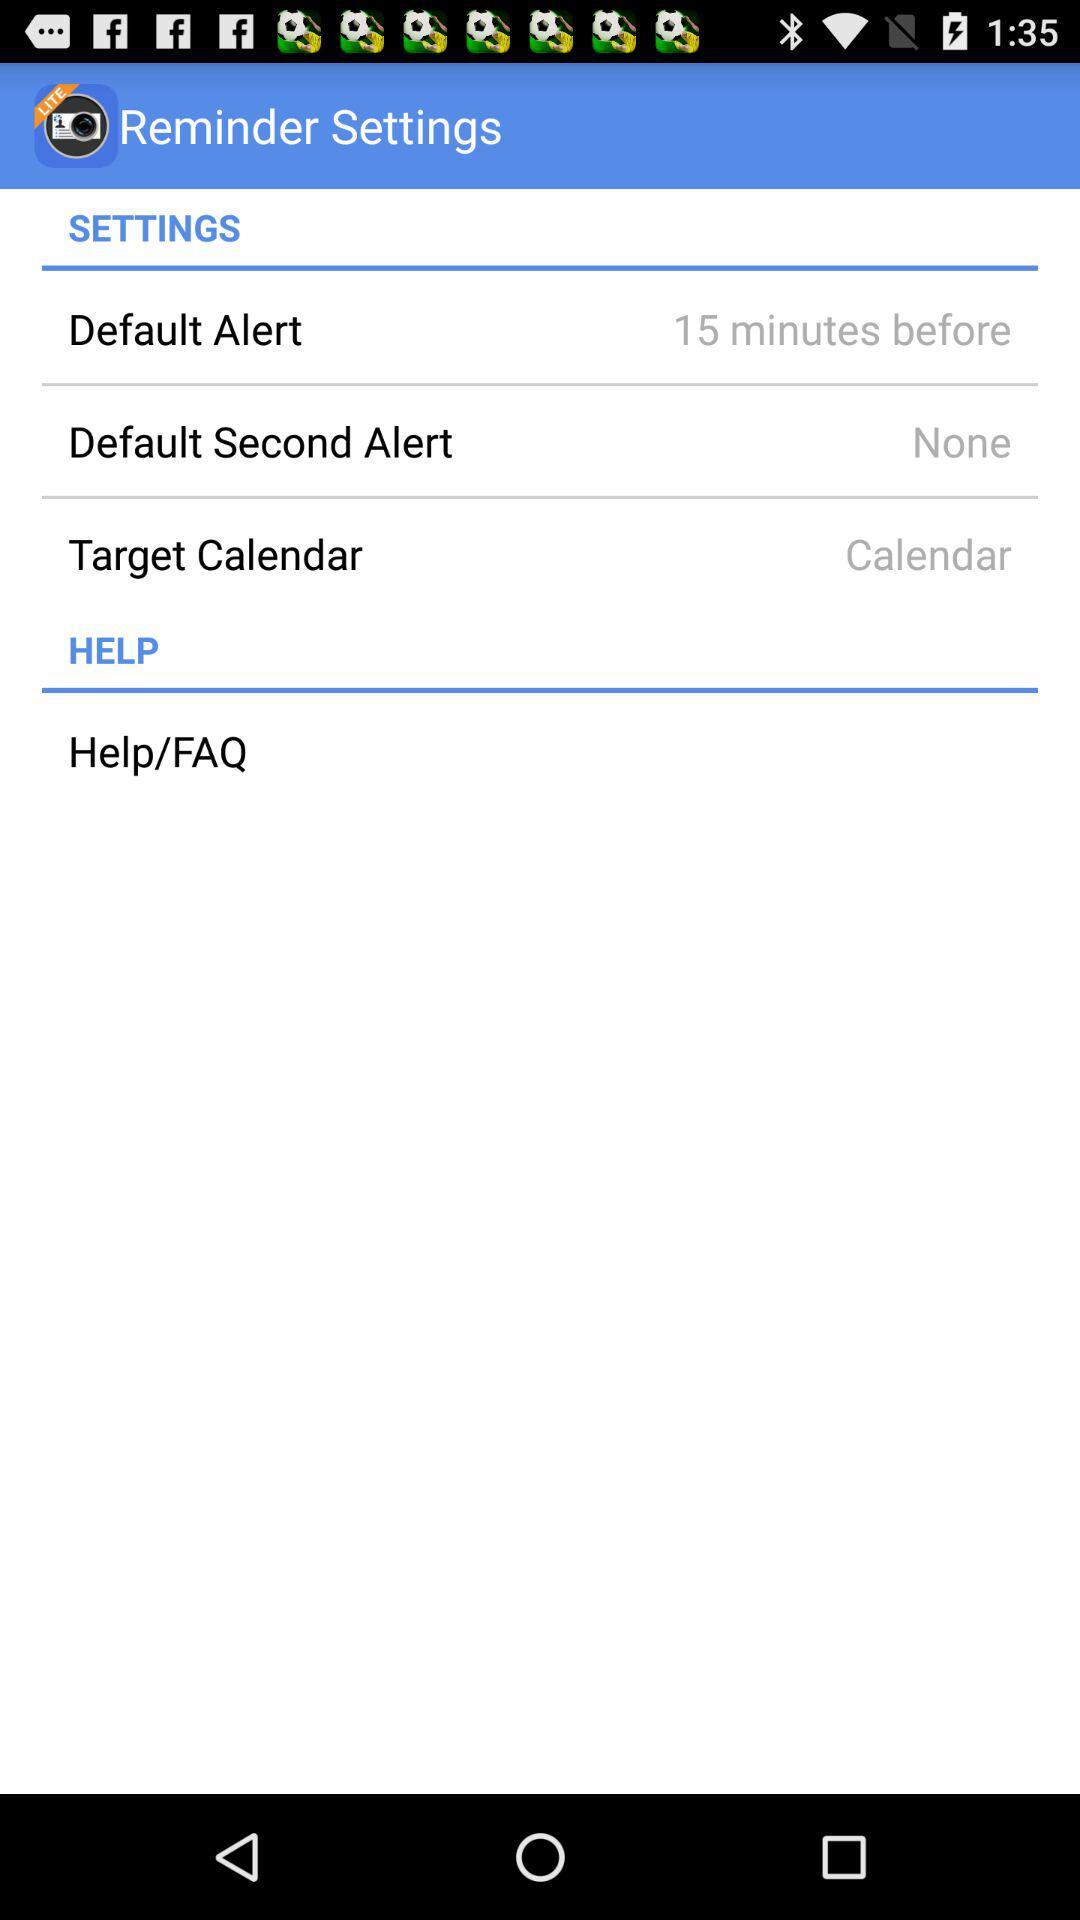  What do you see at coordinates (540, 267) in the screenshot?
I see `icon below the settings` at bounding box center [540, 267].